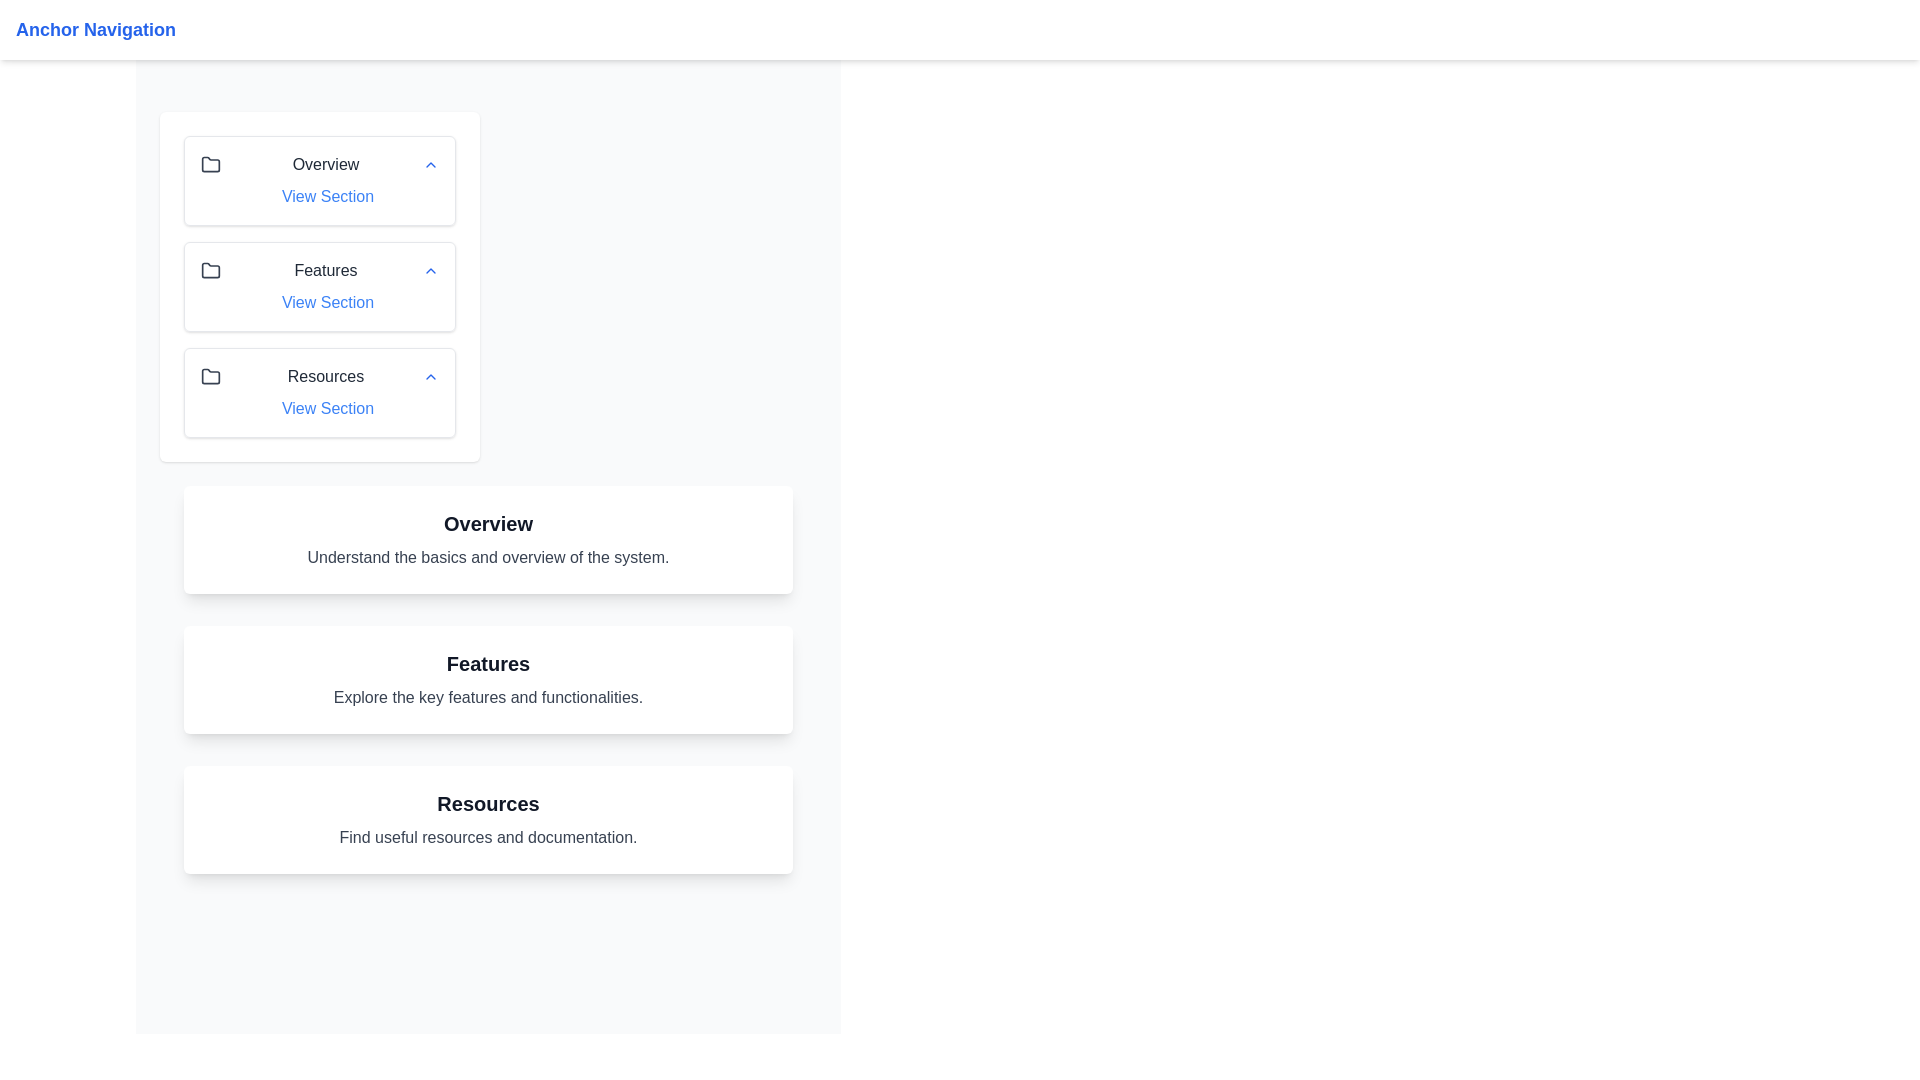 The width and height of the screenshot is (1920, 1080). Describe the element at coordinates (211, 377) in the screenshot. I see `the 'Resources' icon located to the left of the text 'Resources' in the navigation menu` at that location.